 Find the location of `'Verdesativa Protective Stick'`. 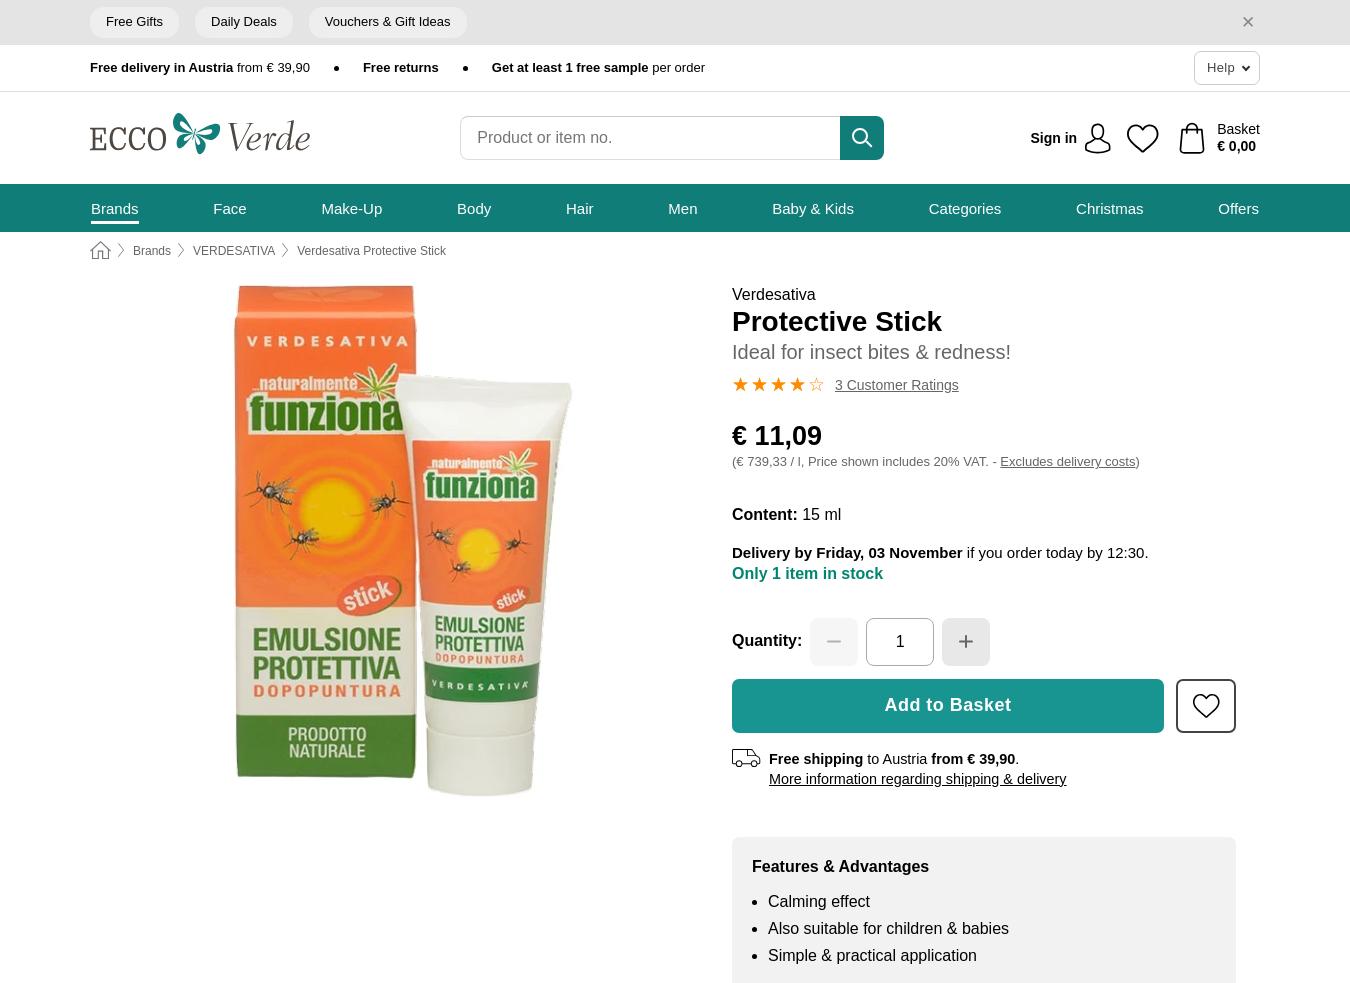

'Verdesativa Protective Stick' is located at coordinates (371, 250).